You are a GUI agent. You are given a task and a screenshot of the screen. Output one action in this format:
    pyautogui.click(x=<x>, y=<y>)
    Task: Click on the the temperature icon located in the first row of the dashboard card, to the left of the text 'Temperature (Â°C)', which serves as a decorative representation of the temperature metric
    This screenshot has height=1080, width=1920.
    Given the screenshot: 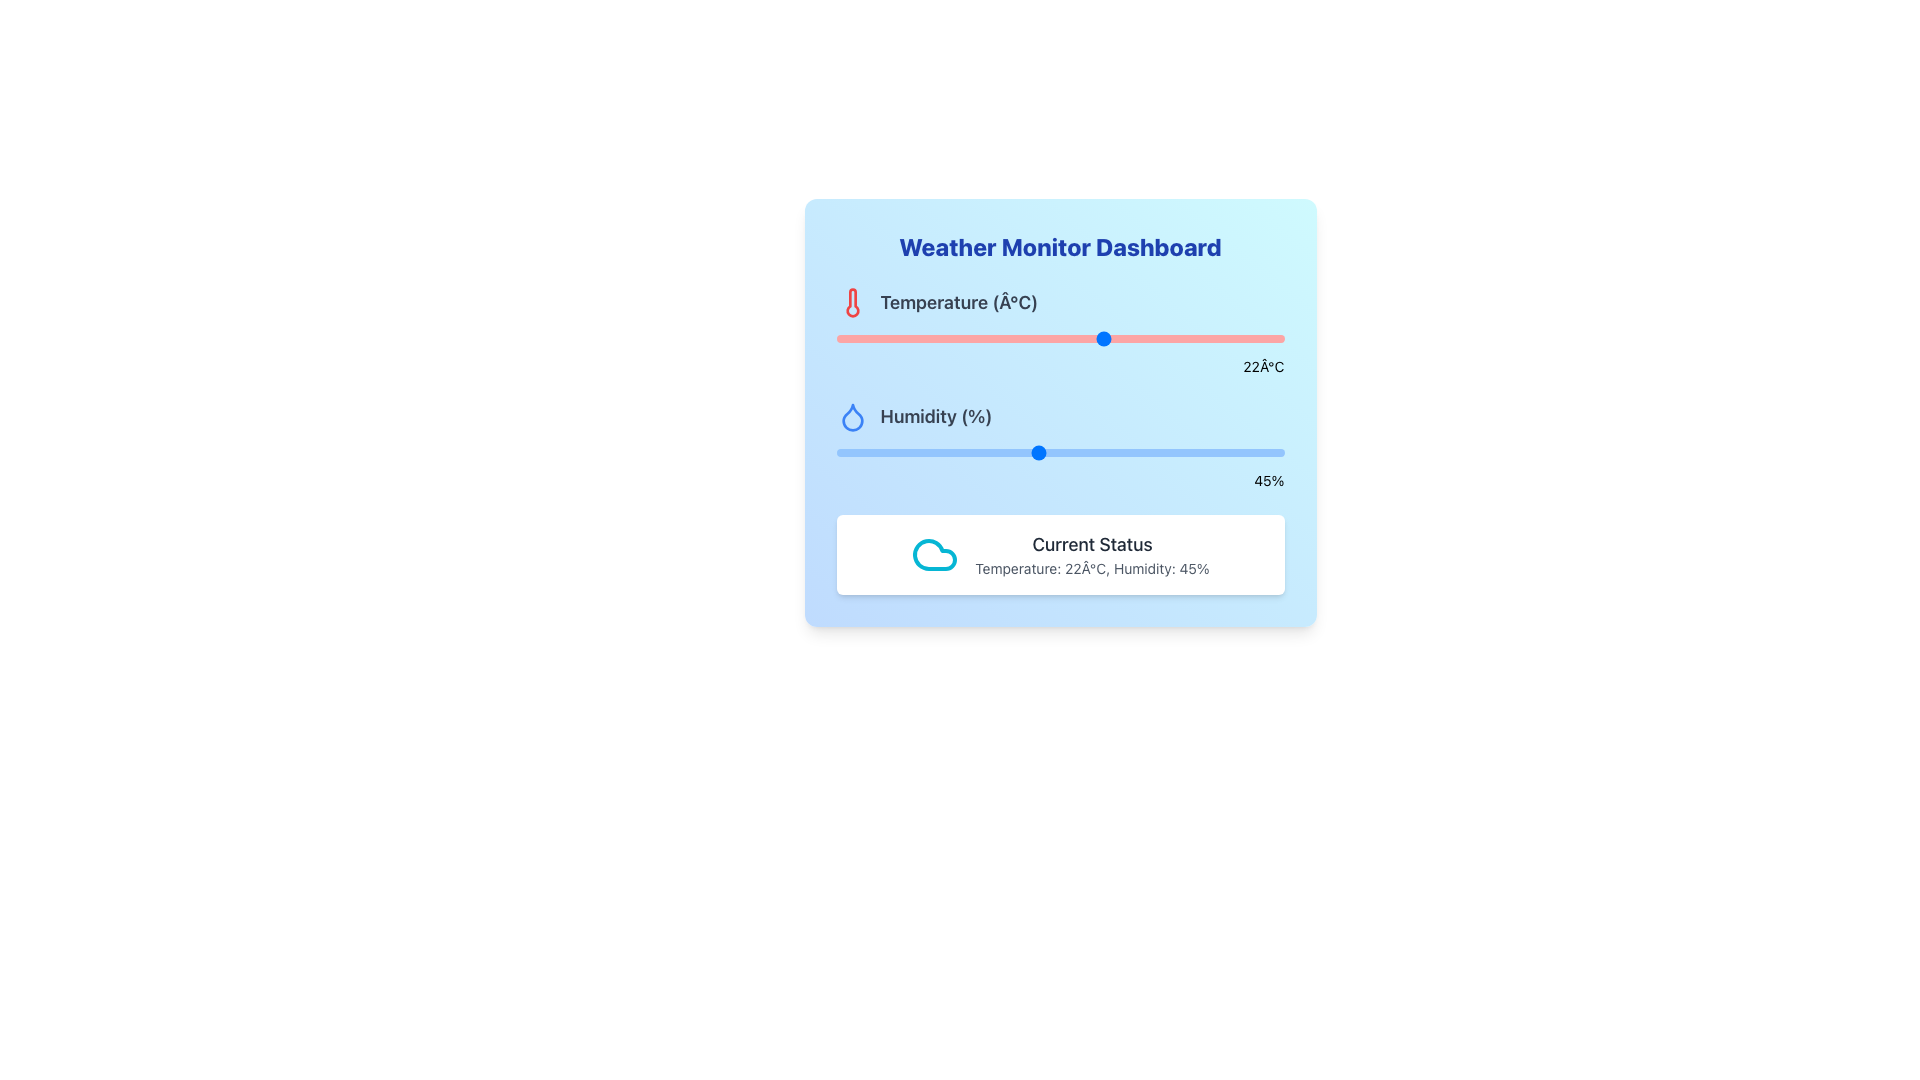 What is the action you would take?
    pyautogui.click(x=852, y=303)
    